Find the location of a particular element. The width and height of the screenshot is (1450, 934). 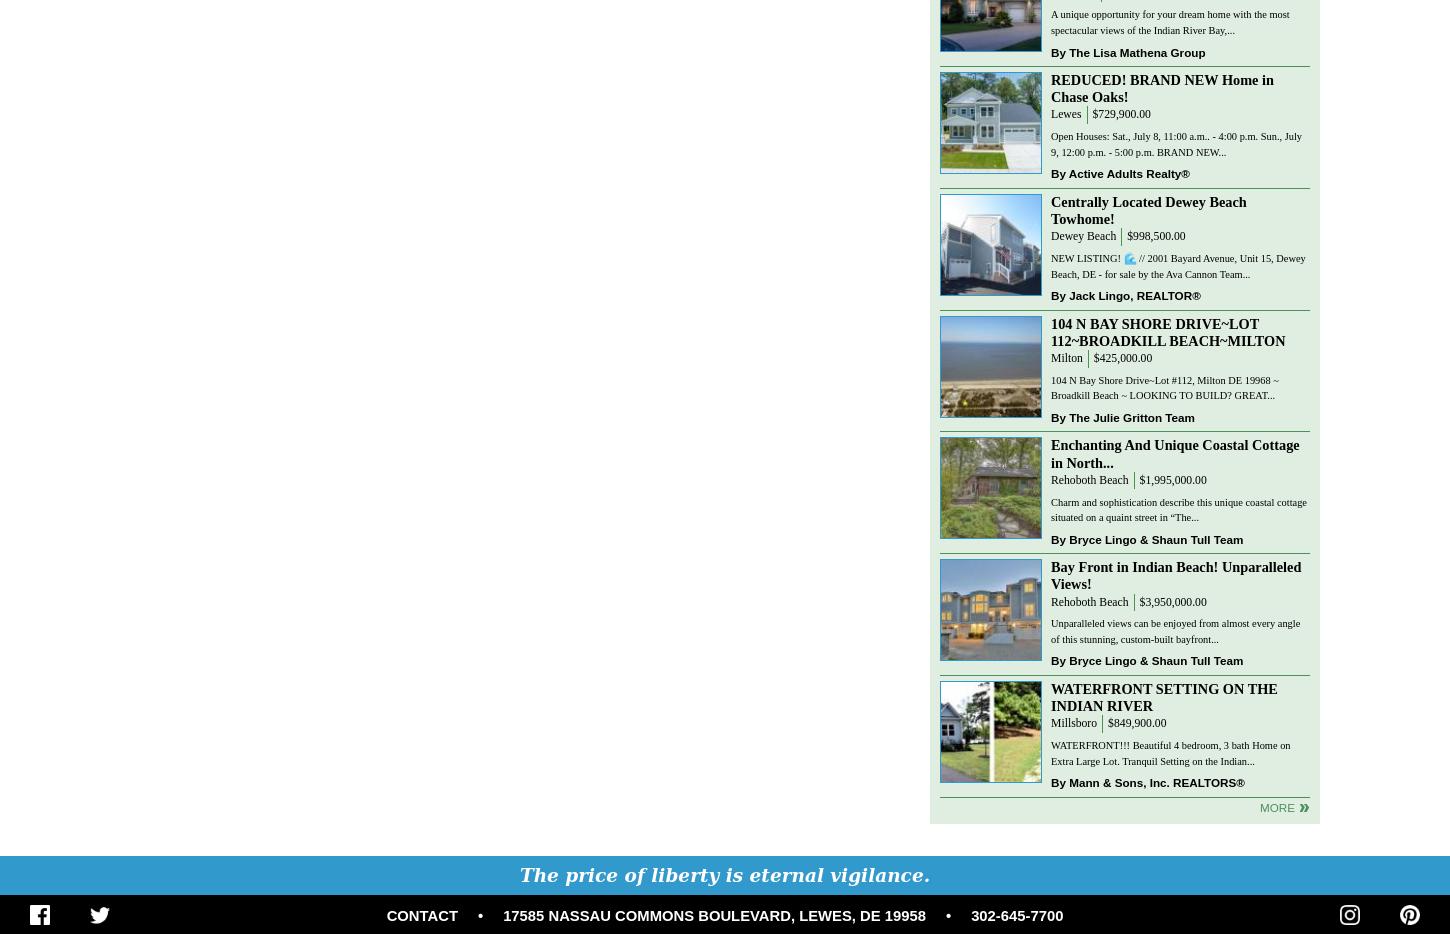

'Lewes' is located at coordinates (1066, 113).